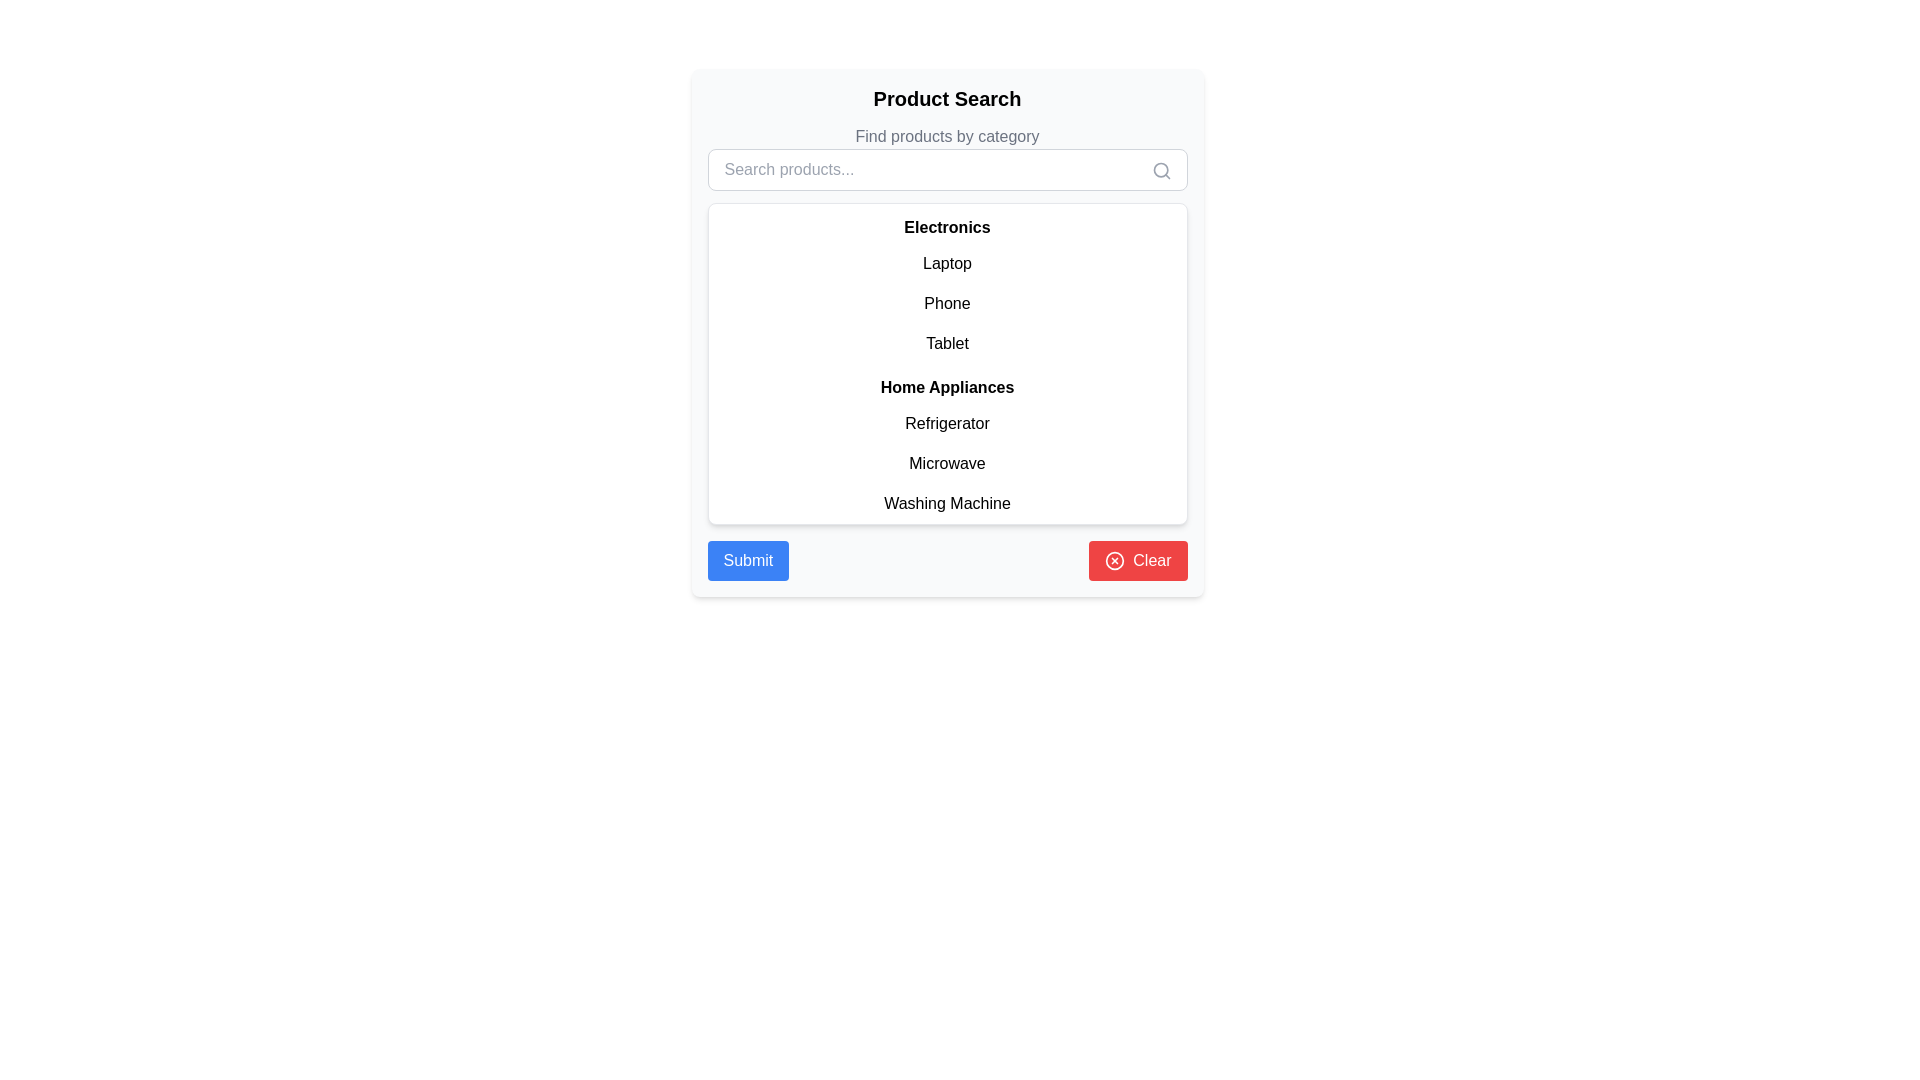 This screenshot has height=1080, width=1920. What do you see at coordinates (946, 262) in the screenshot?
I see `the selectable list option text item reading 'Laptop', which is positioned under the 'Electronics' heading in a vertical list` at bounding box center [946, 262].